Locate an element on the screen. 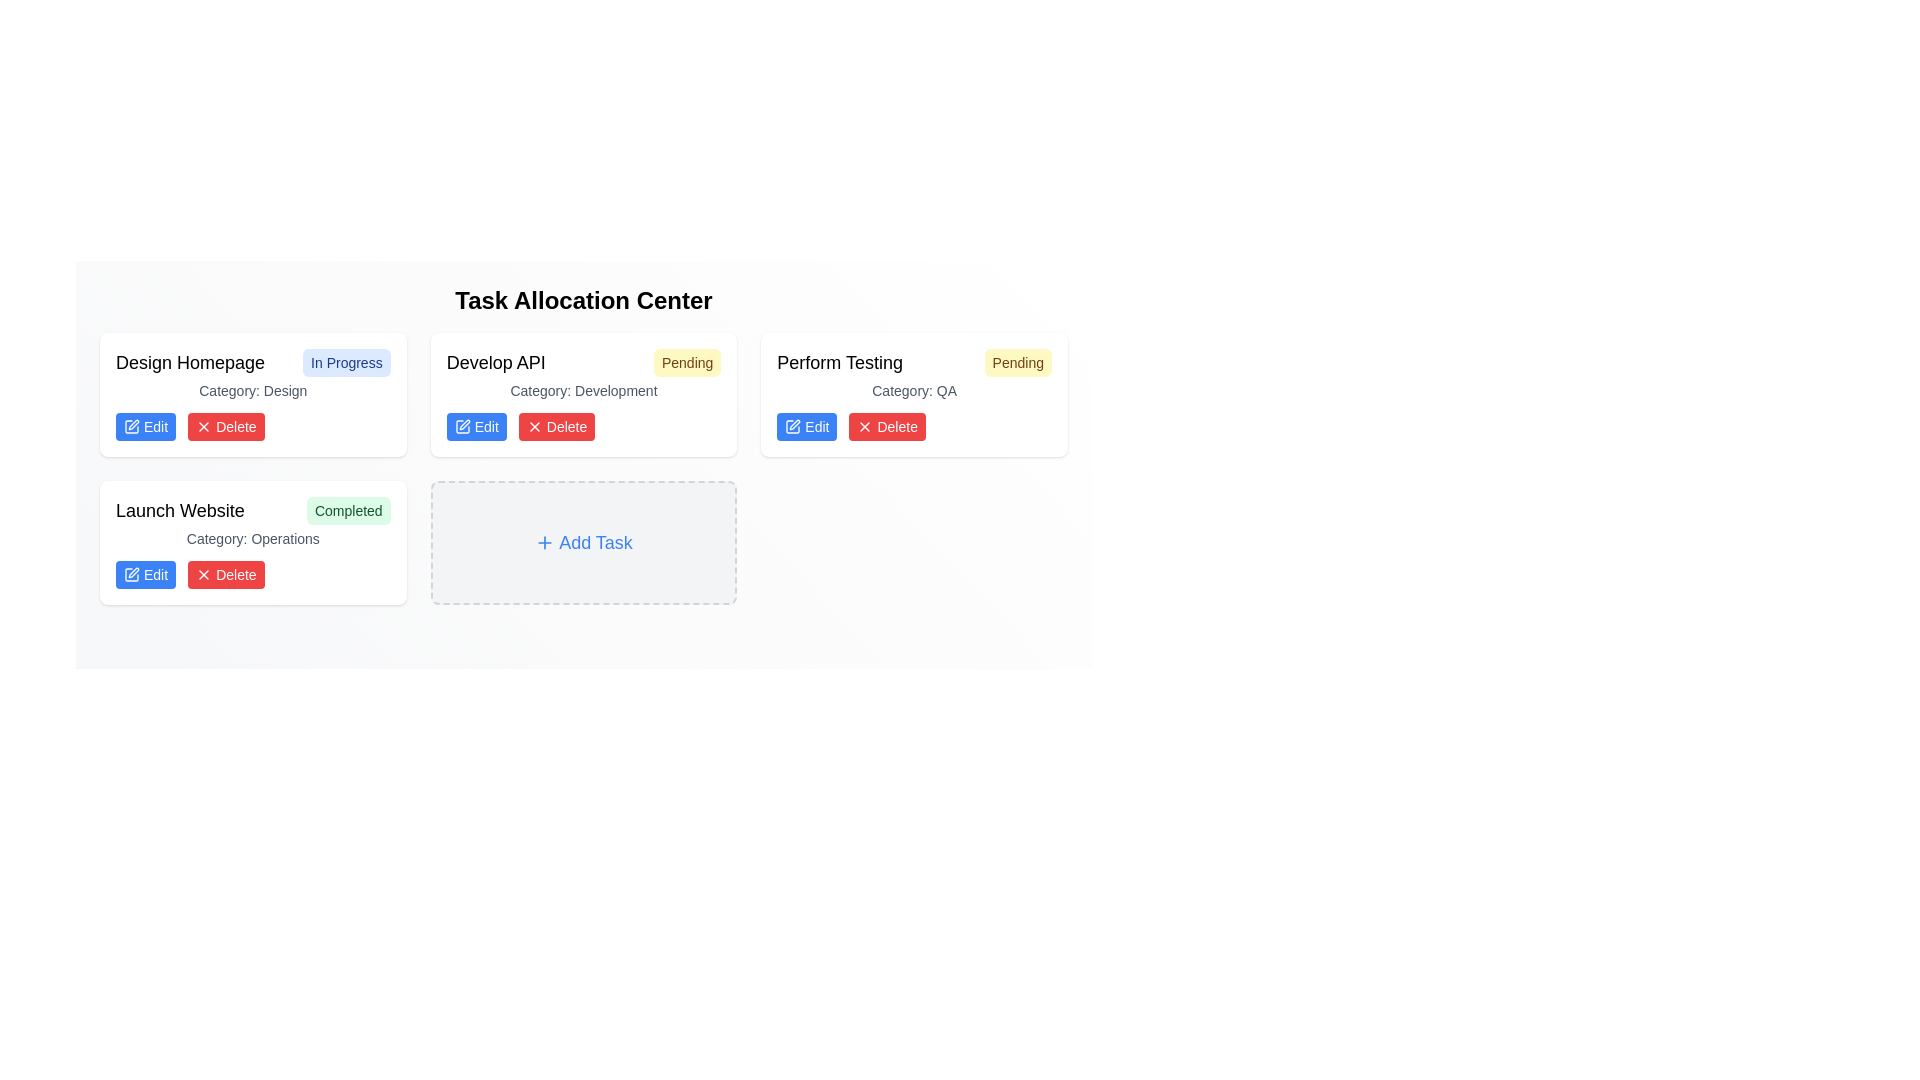 The height and width of the screenshot is (1080, 1920). the status badge indicating 'Pending' for the 'Perform Testing' task located in the upper right corner of the task card is located at coordinates (1018, 362).